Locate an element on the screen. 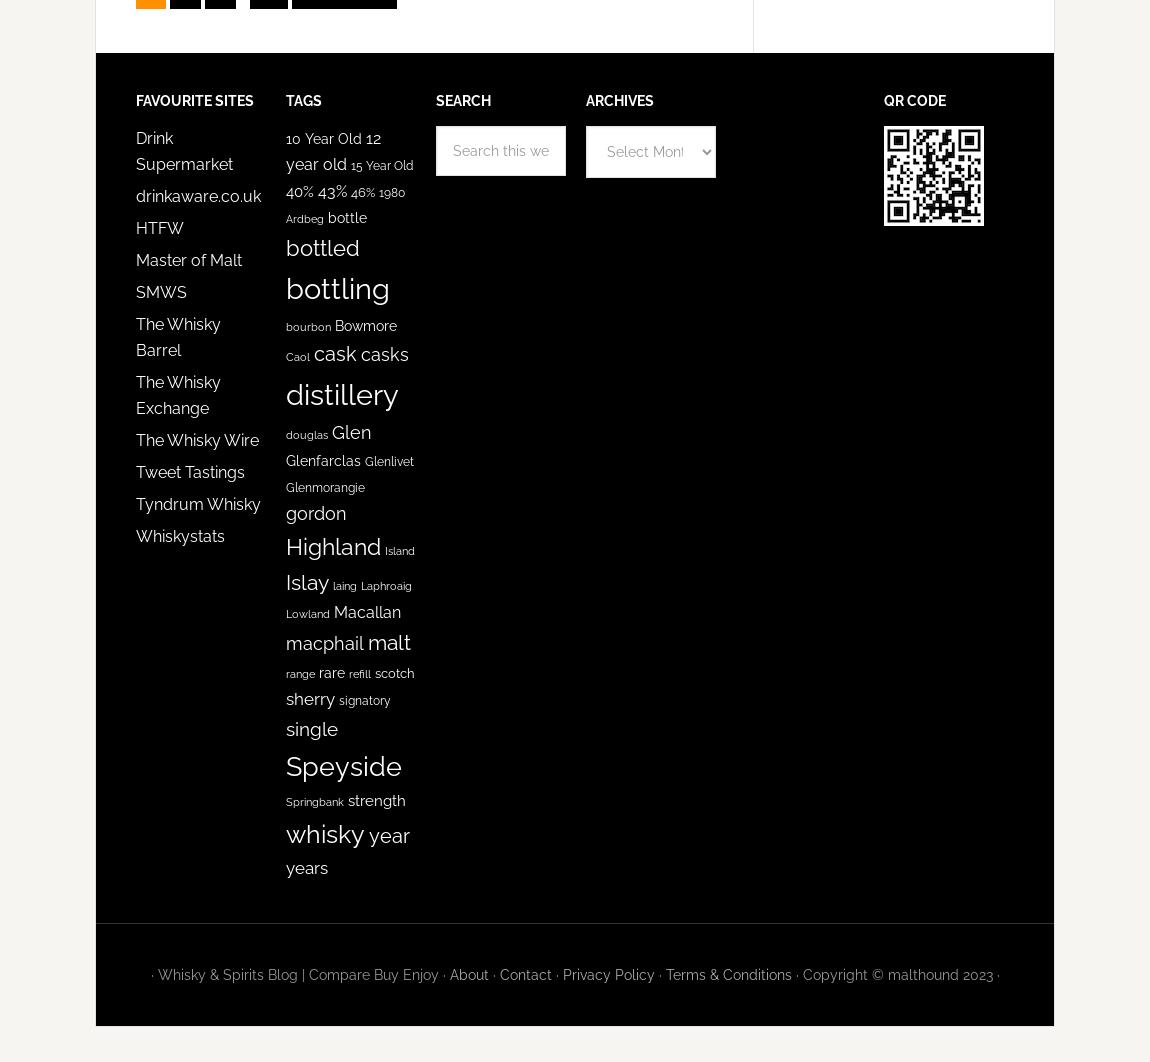 The height and width of the screenshot is (1062, 1150). 'Master of Malt' is located at coordinates (187, 260).